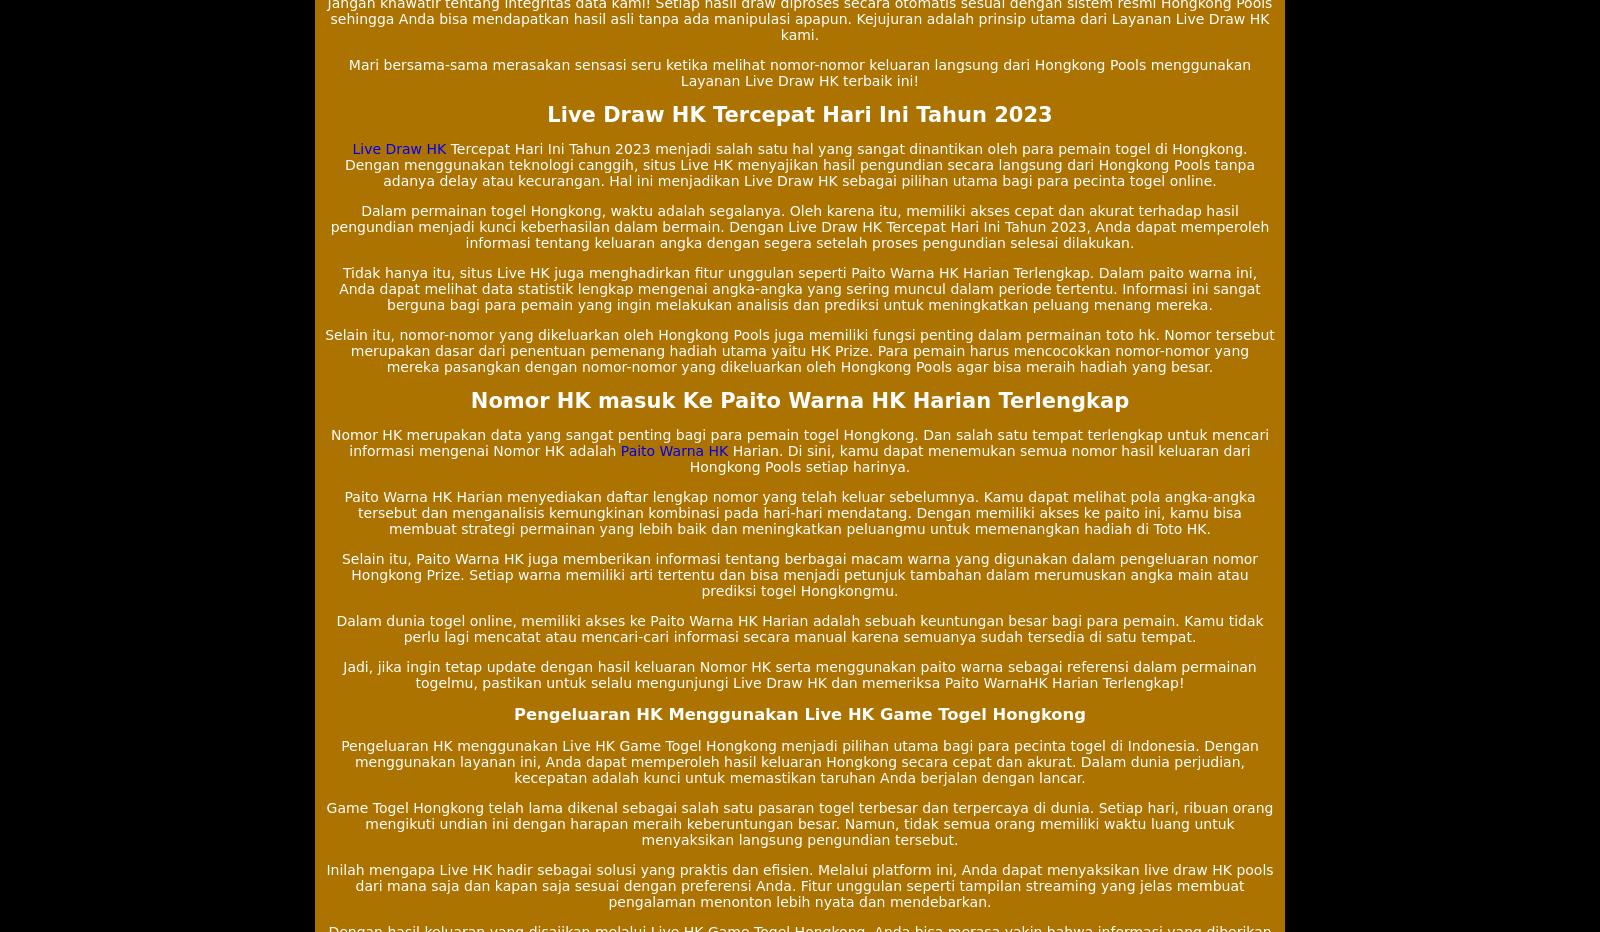  What do you see at coordinates (799, 575) in the screenshot?
I see `'Selain itu, Paito Warna HK juga memberikan informasi tentang berbagai macam warna yang digunakan dalam pengeluaran nomor Hongkong Prize. Setiap warna memiliki arti tertentu dan bisa menjadi petunjuk tambahan dalam merumuskan angka main atau prediksi togel Hongkongmu.'` at bounding box center [799, 575].